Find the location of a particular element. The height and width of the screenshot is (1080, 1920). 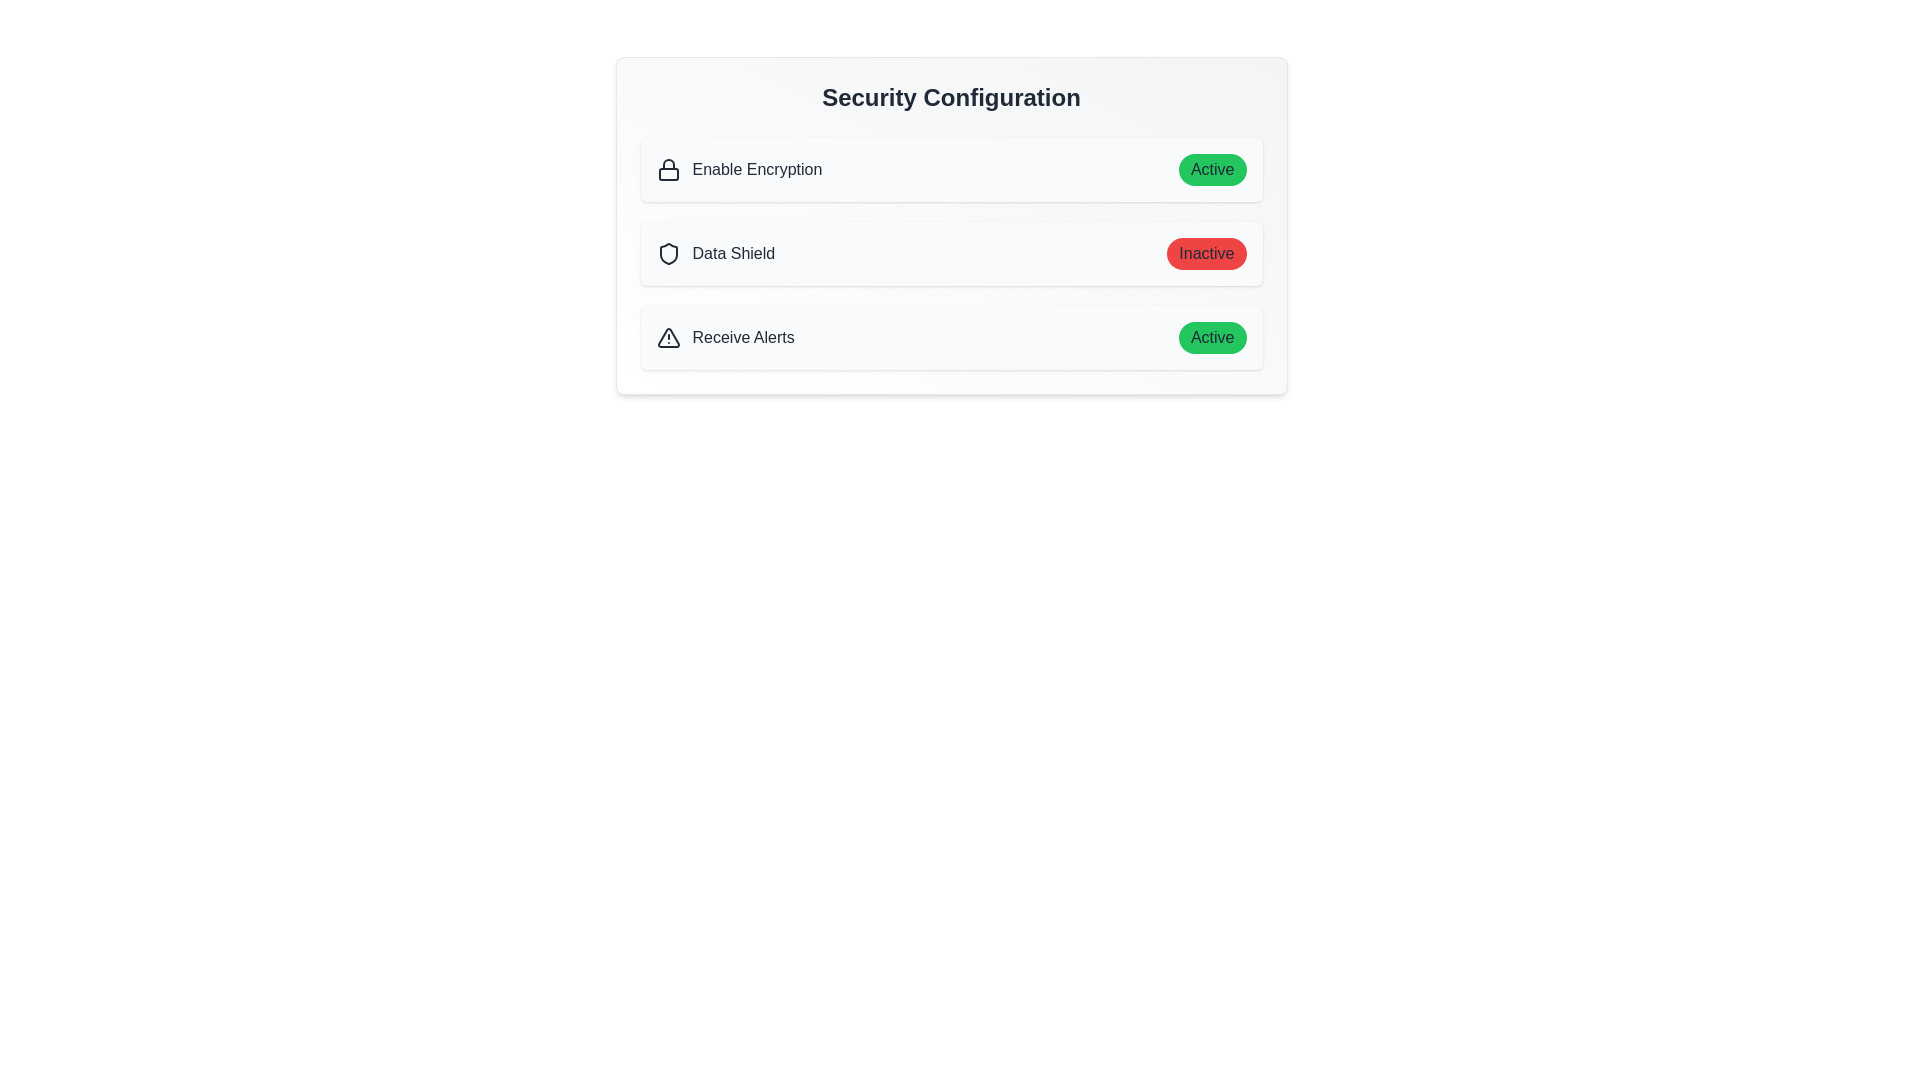

the 'Data Shield' List Item with State Indicator in the 'Security Configuration' section is located at coordinates (950, 253).